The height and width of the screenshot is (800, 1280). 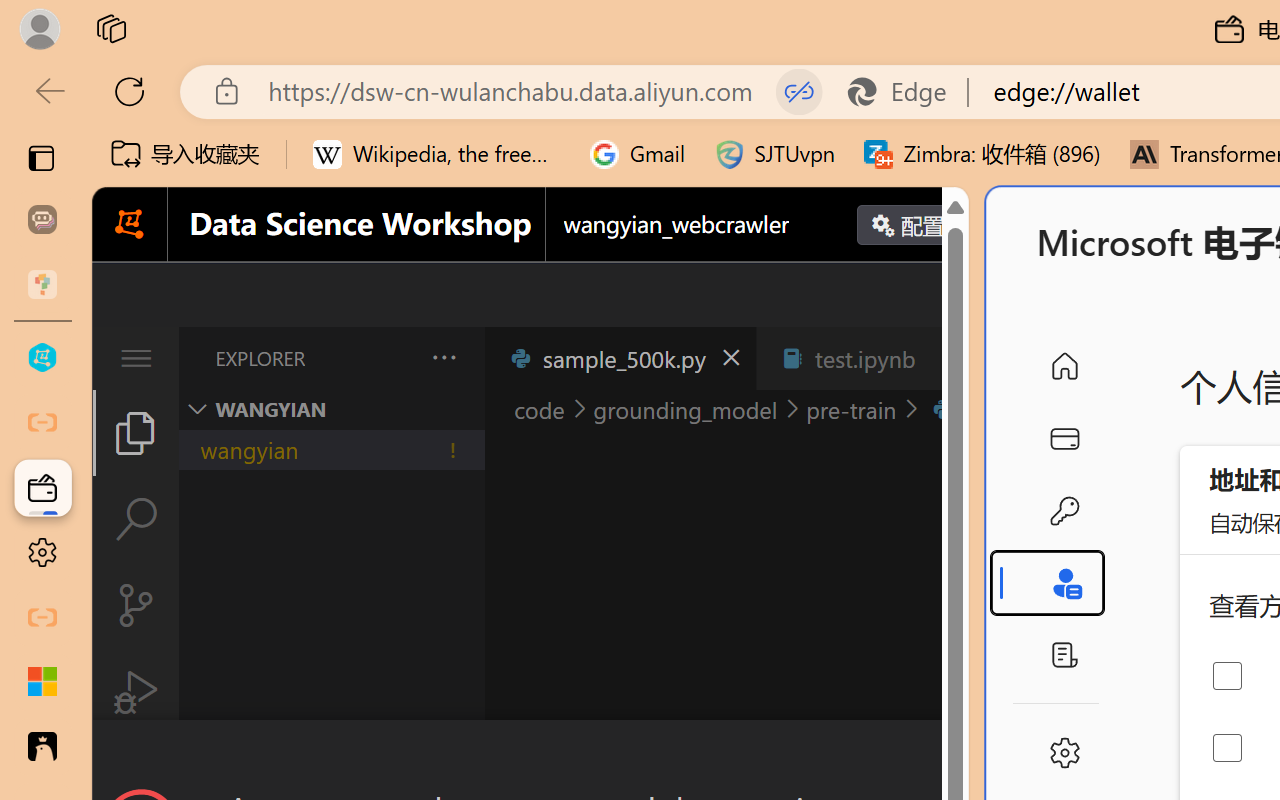 What do you see at coordinates (637, 154) in the screenshot?
I see `'Gmail'` at bounding box center [637, 154].